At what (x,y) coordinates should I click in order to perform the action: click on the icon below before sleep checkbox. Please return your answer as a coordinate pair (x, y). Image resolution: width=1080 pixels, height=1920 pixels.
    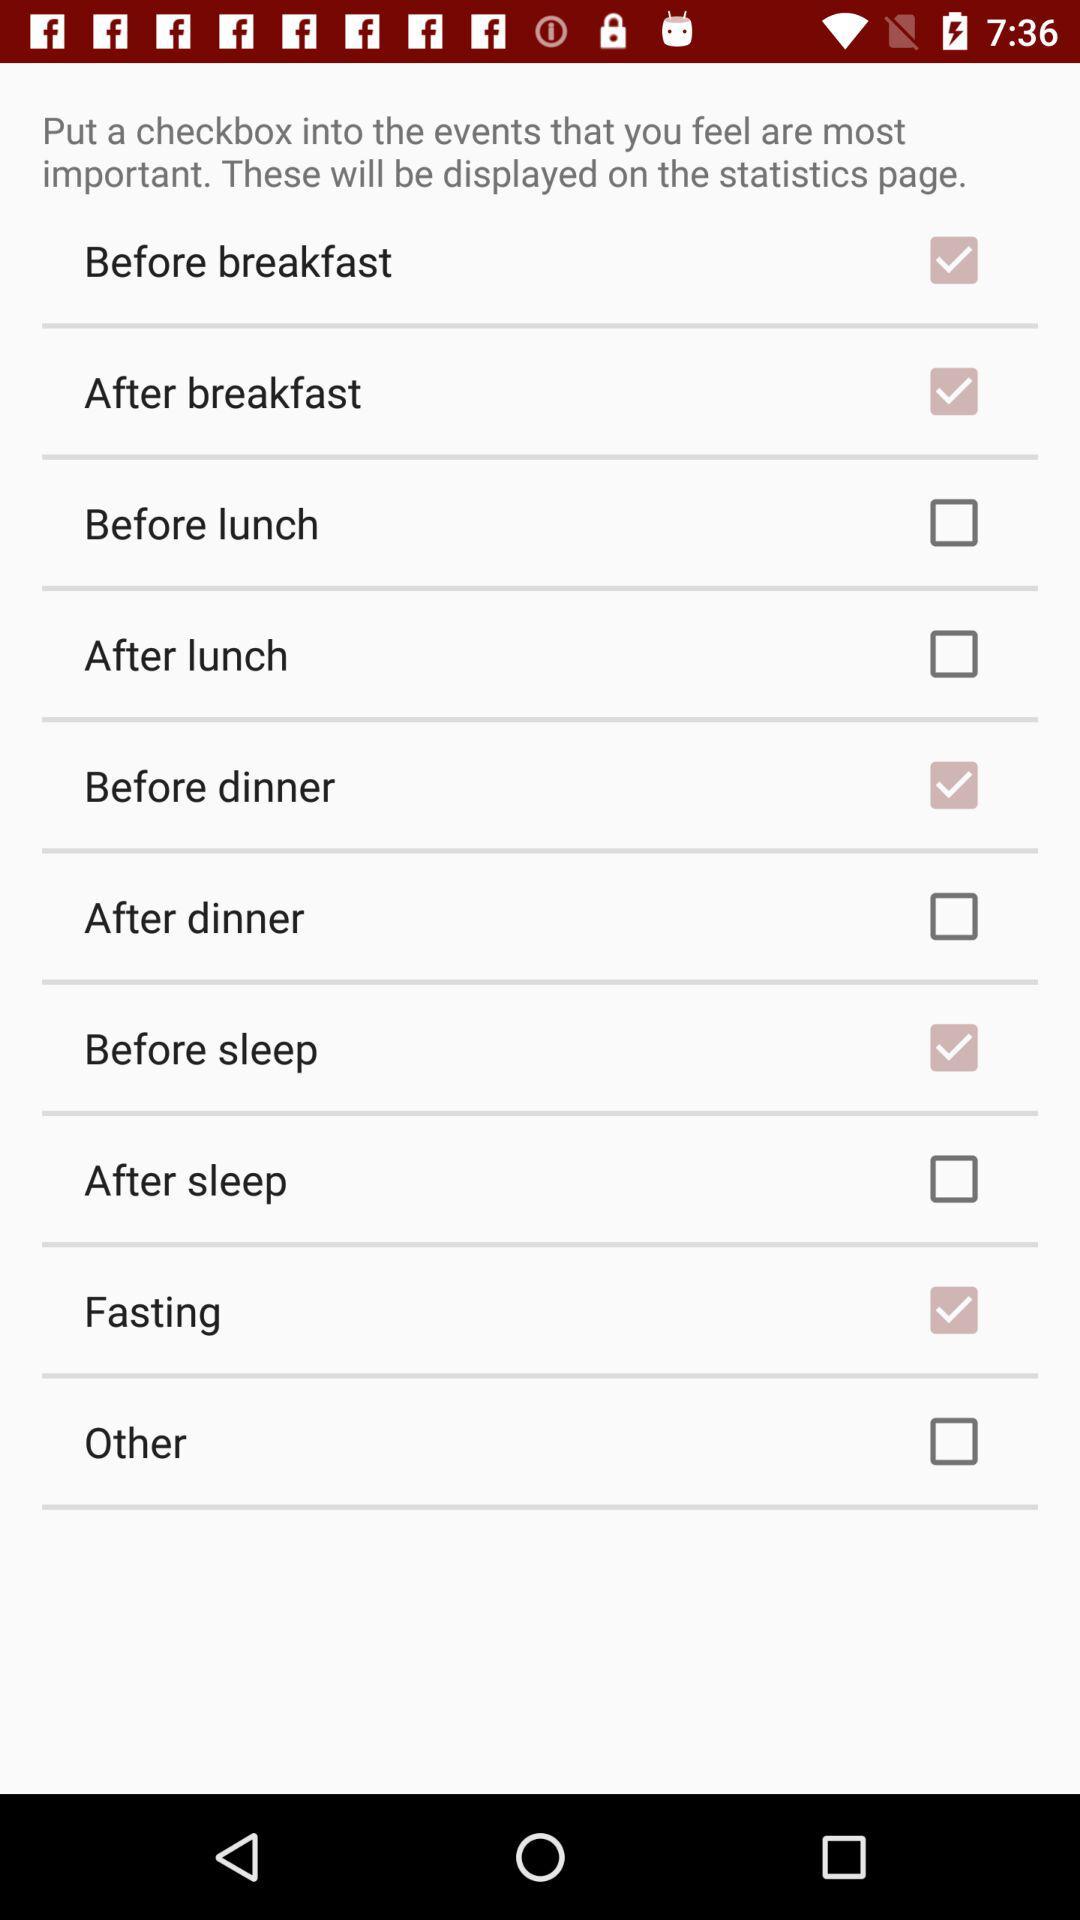
    Looking at the image, I should click on (540, 1179).